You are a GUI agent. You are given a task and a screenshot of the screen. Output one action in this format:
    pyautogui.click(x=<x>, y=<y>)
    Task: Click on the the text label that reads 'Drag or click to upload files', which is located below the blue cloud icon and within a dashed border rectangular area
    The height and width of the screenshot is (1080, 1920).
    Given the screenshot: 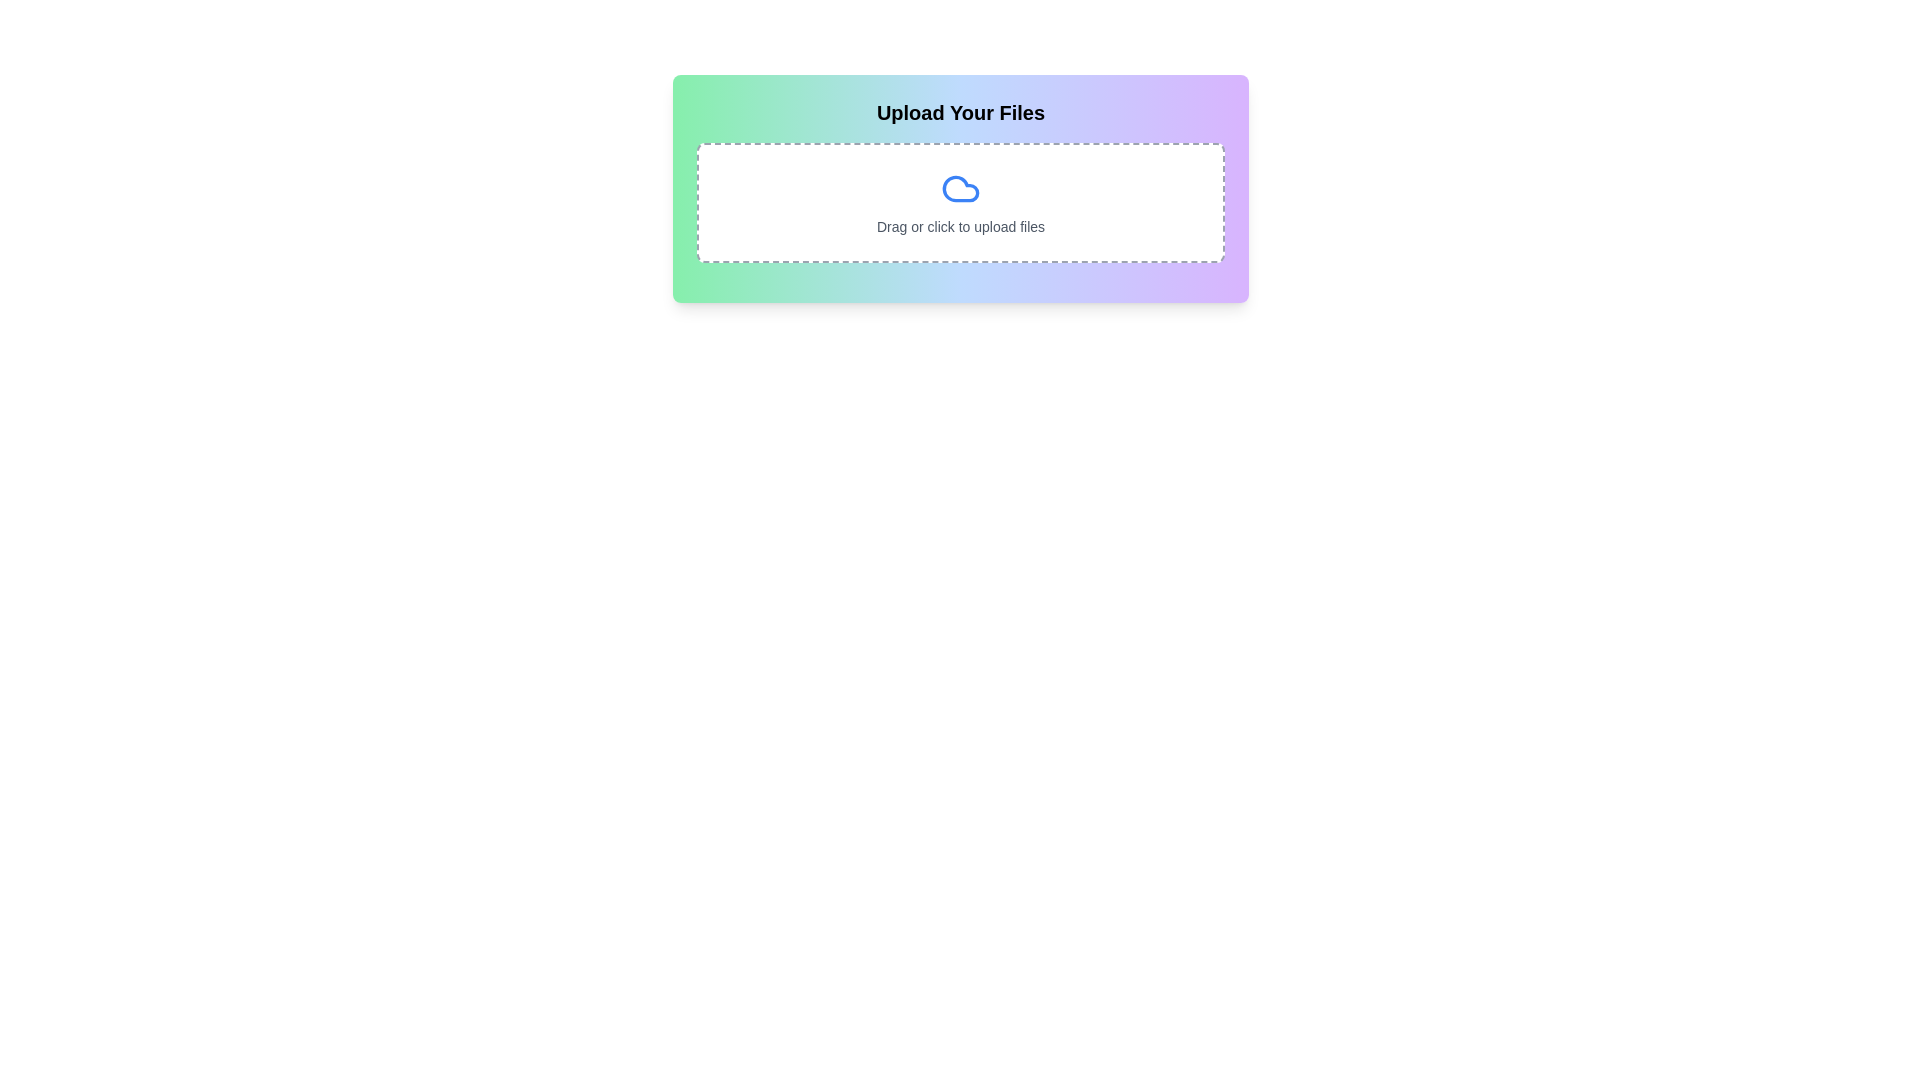 What is the action you would take?
    pyautogui.click(x=960, y=226)
    